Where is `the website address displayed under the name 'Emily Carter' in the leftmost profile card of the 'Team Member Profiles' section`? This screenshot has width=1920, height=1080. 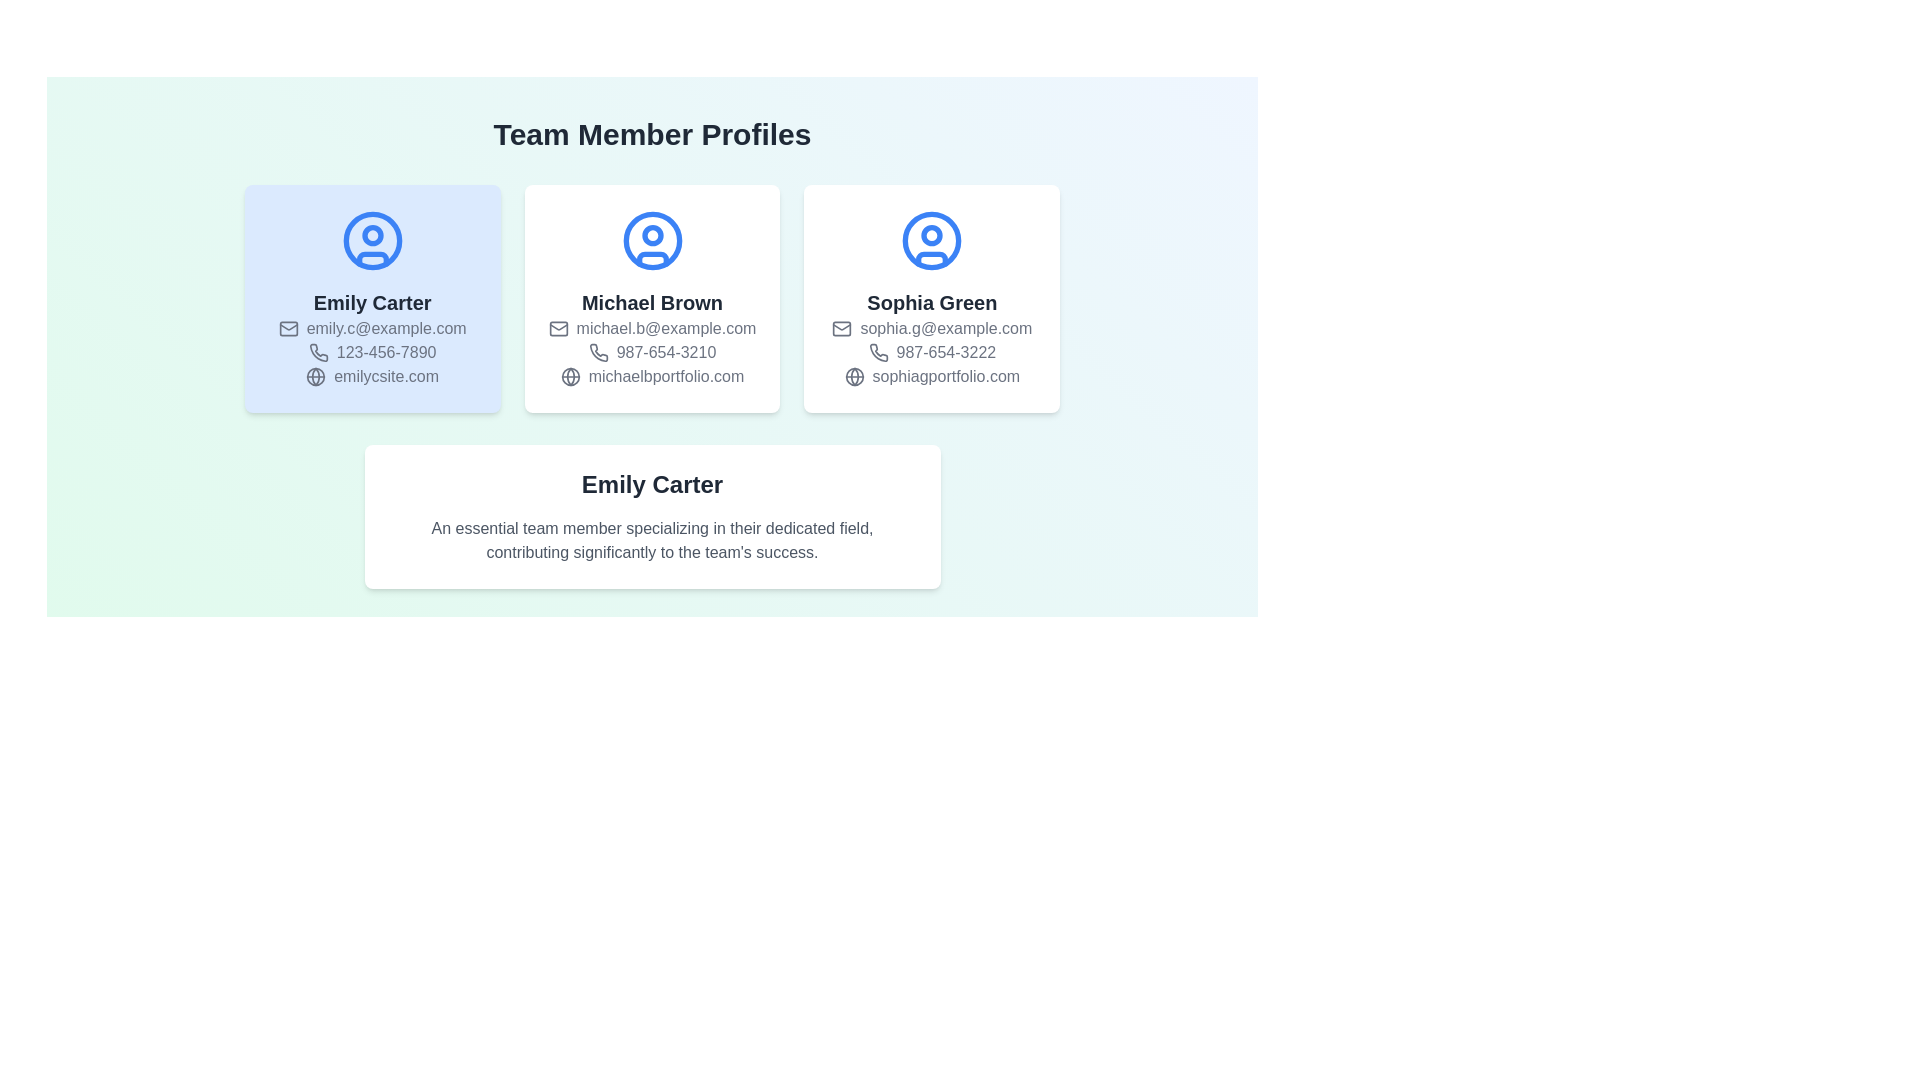
the website address displayed under the name 'Emily Carter' in the leftmost profile card of the 'Team Member Profiles' section is located at coordinates (372, 377).